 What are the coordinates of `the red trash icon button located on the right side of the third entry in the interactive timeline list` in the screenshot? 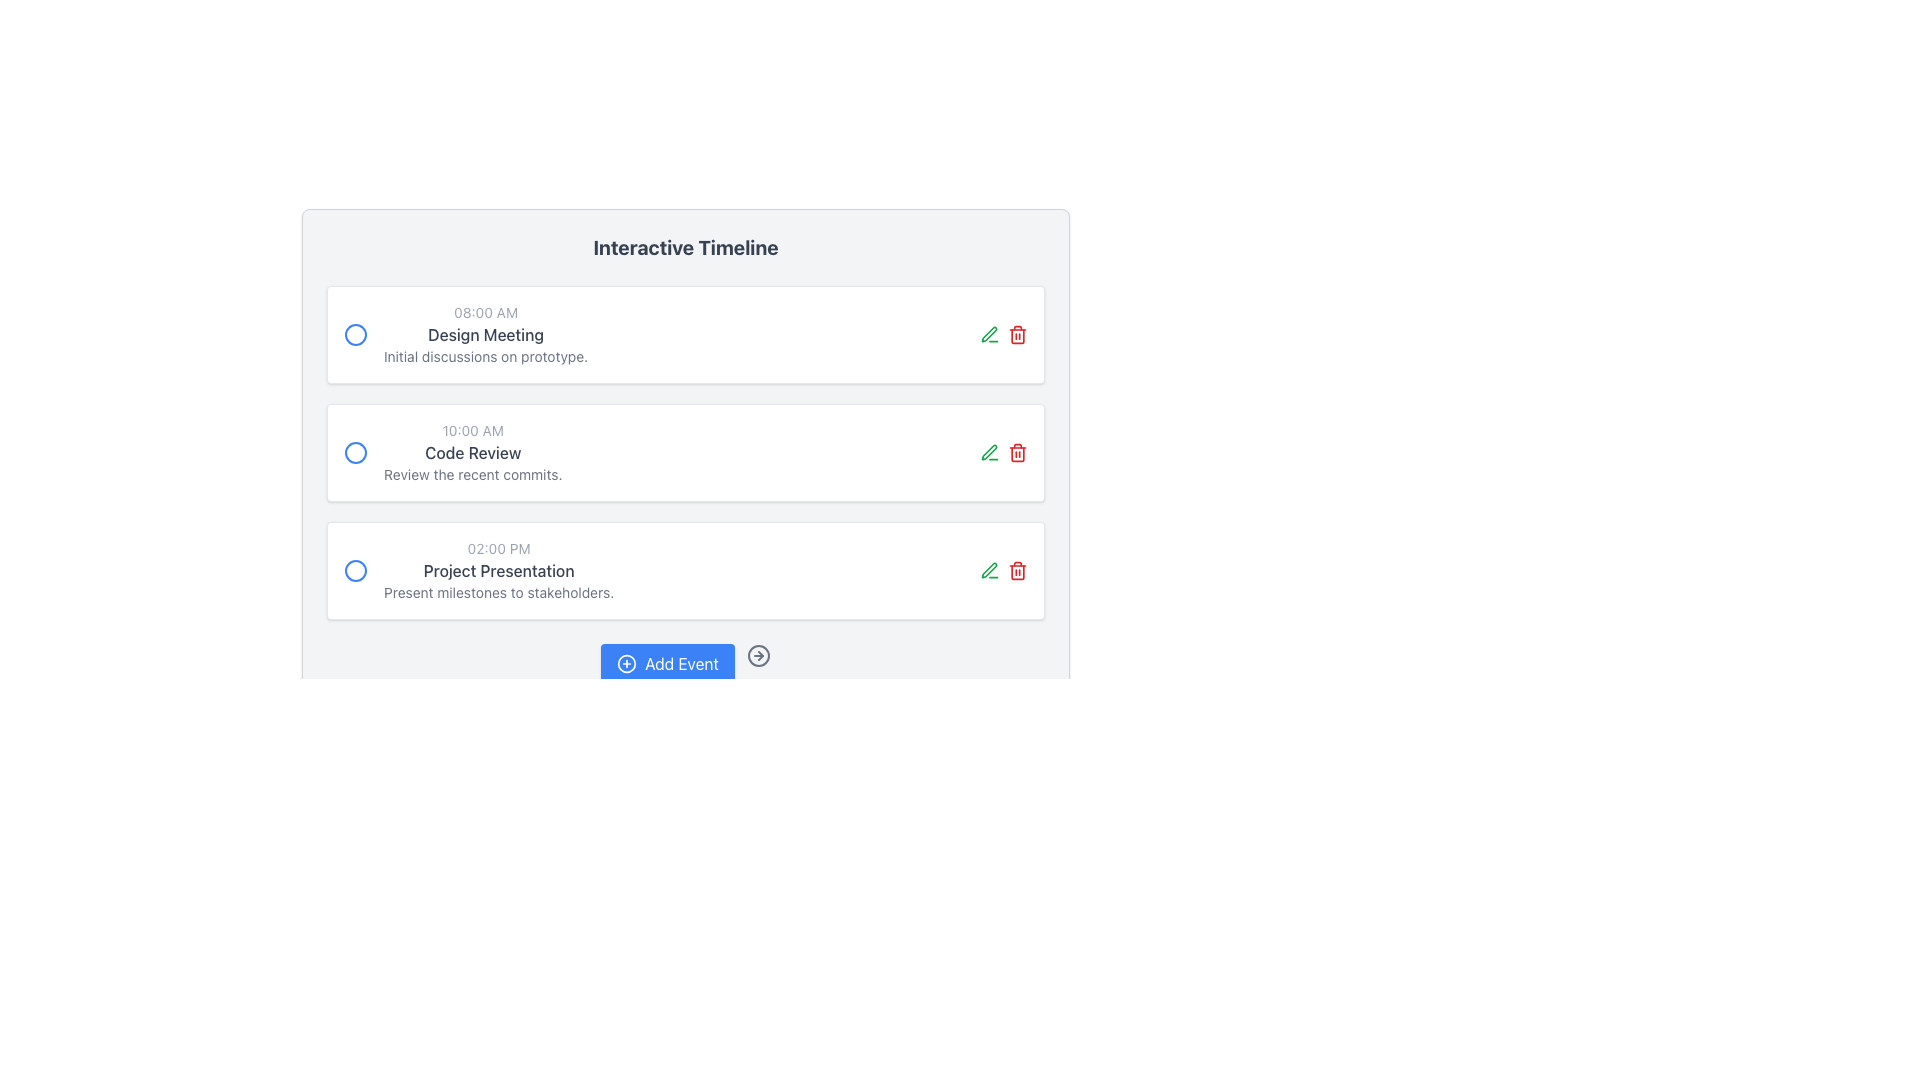 It's located at (1017, 570).